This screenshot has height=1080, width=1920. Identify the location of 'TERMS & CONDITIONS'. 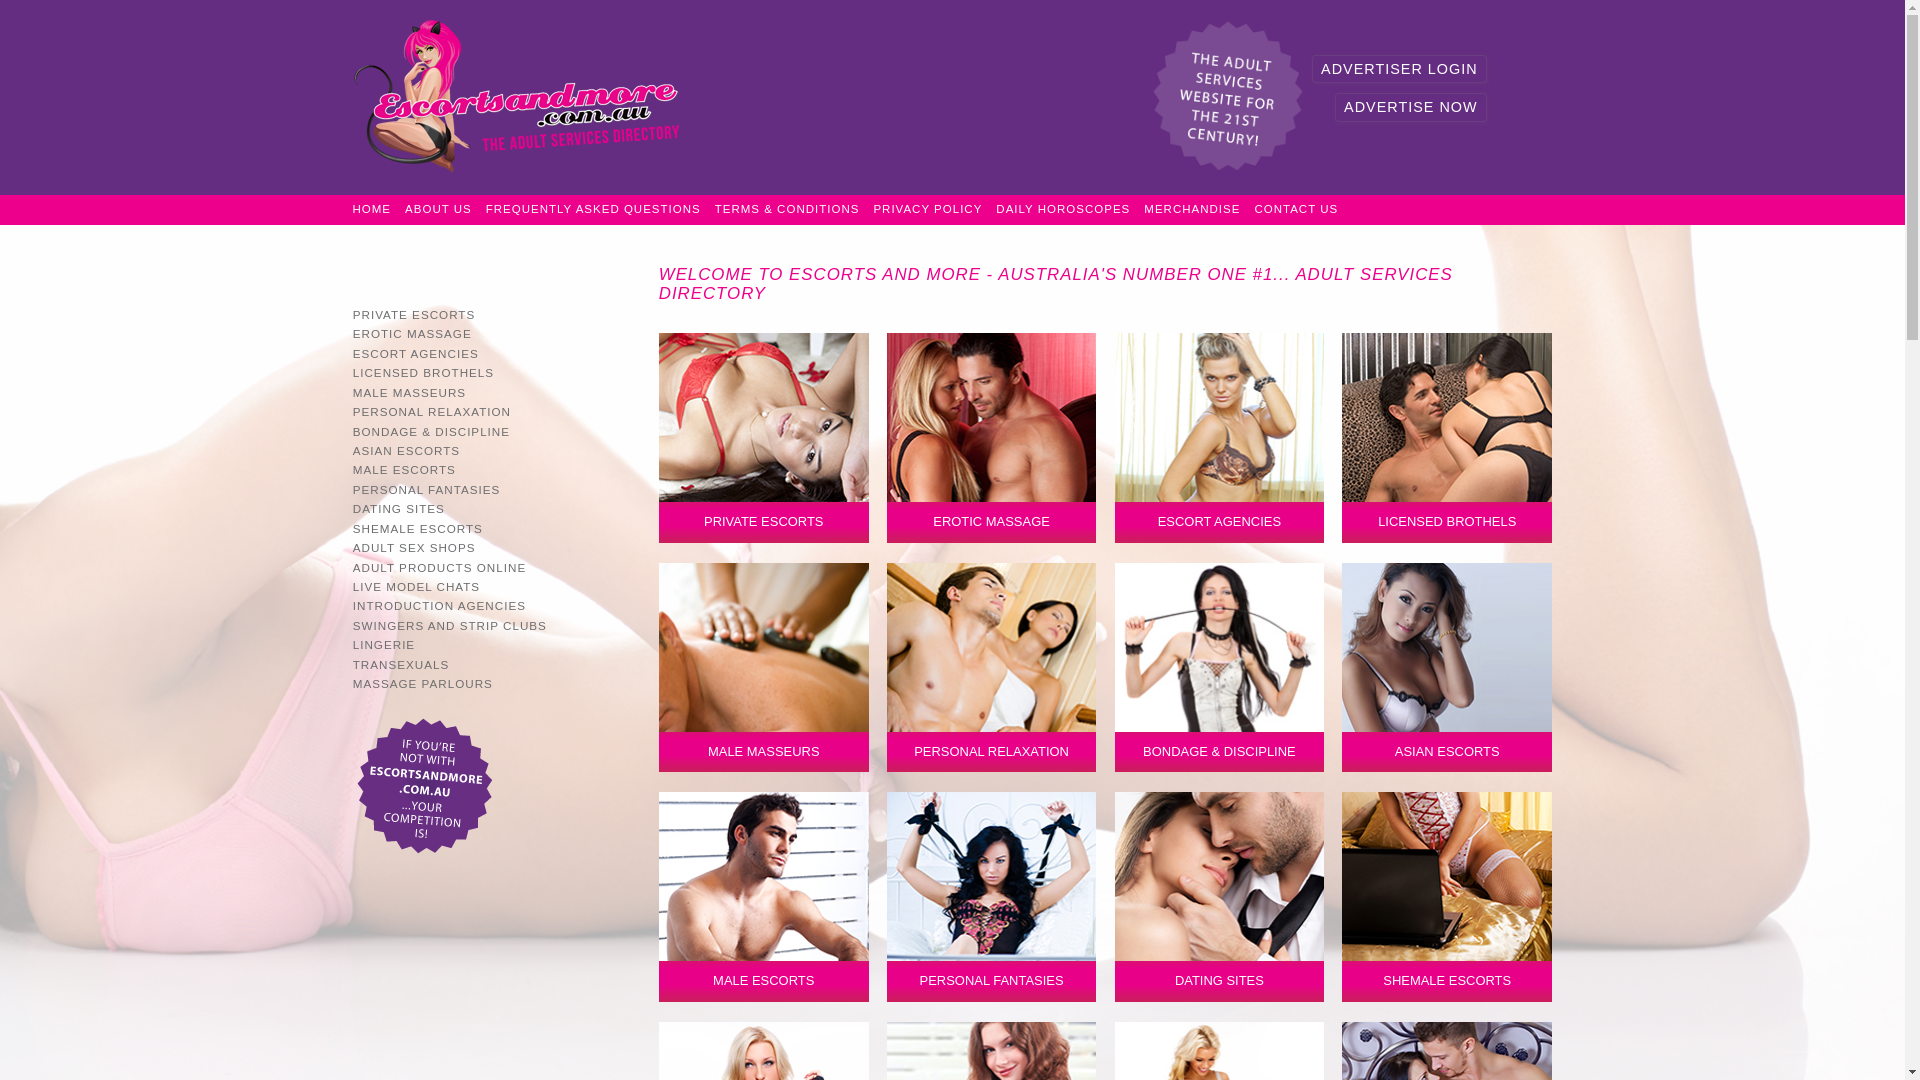
(786, 209).